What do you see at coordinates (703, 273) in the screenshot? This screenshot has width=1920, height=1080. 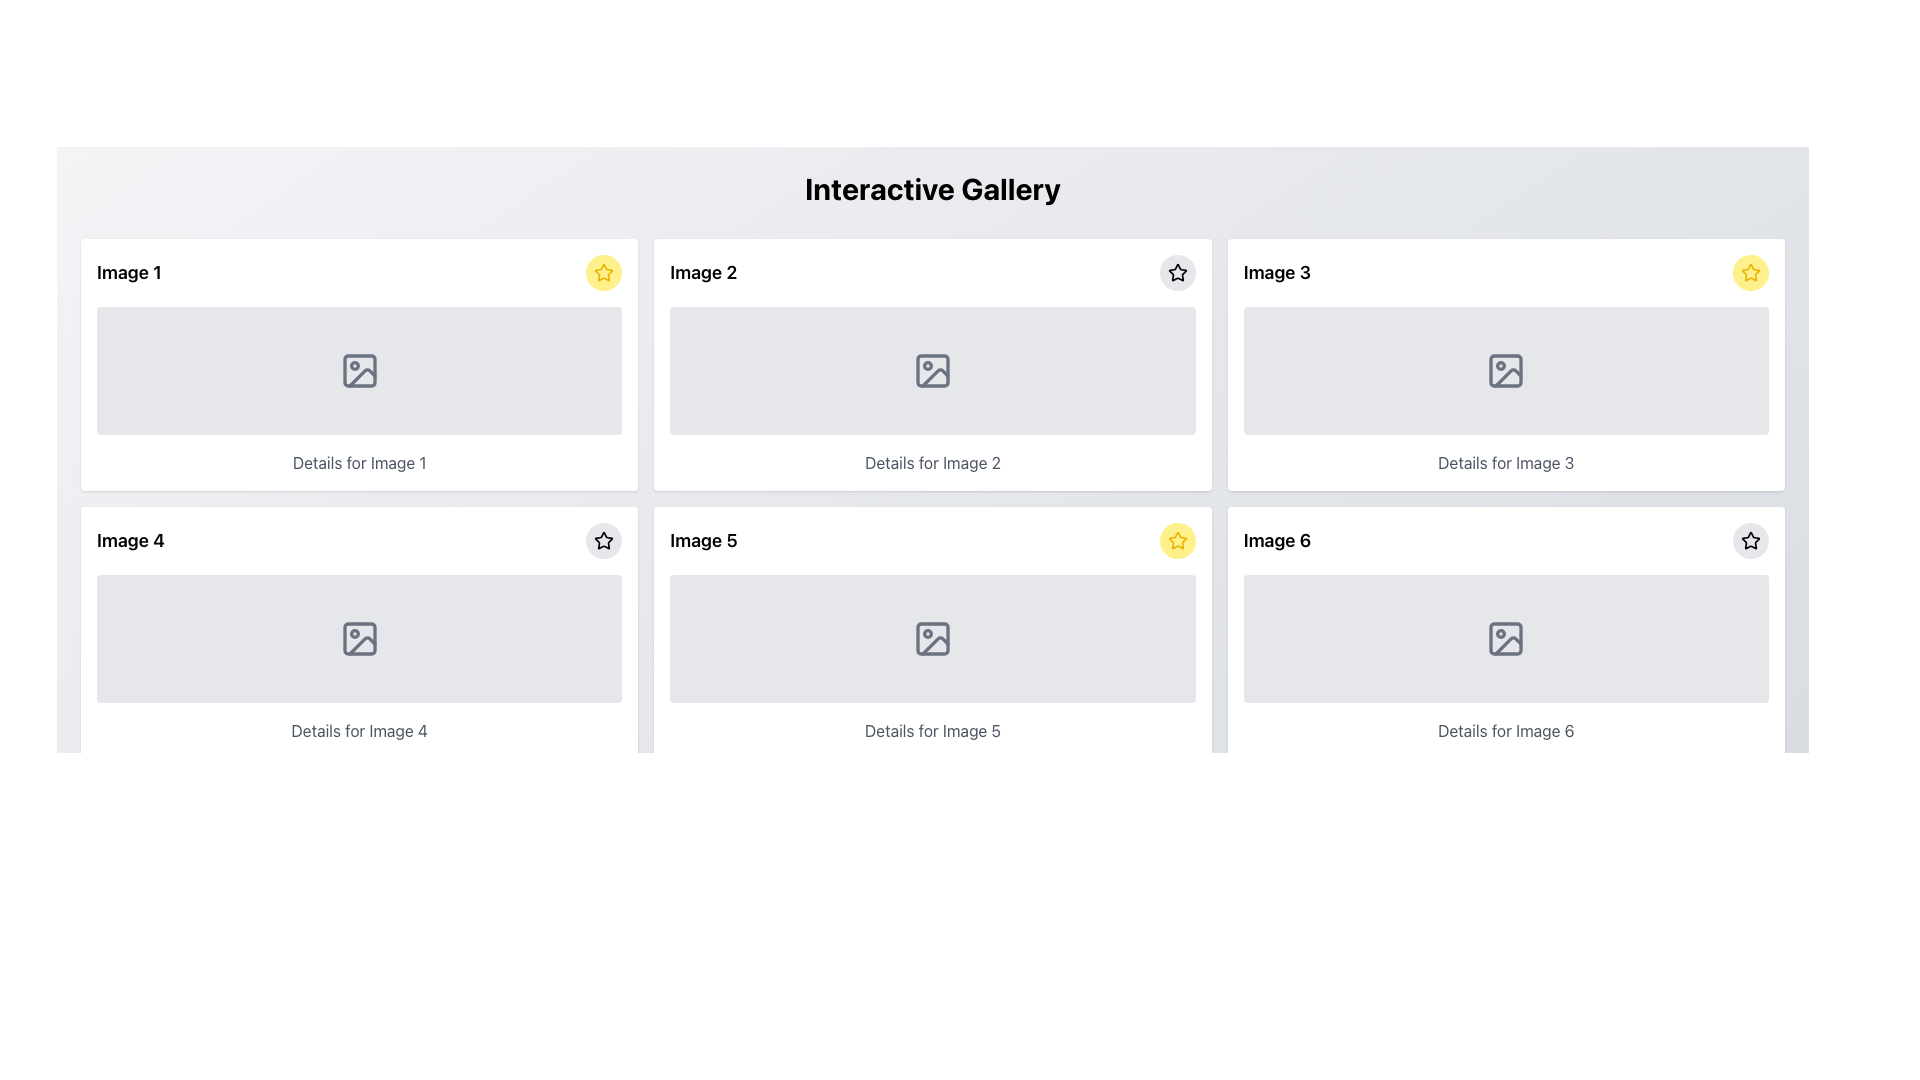 I see `static text label located in the top-right cell of the gallery grid, positioned next to the interactive icon` at bounding box center [703, 273].